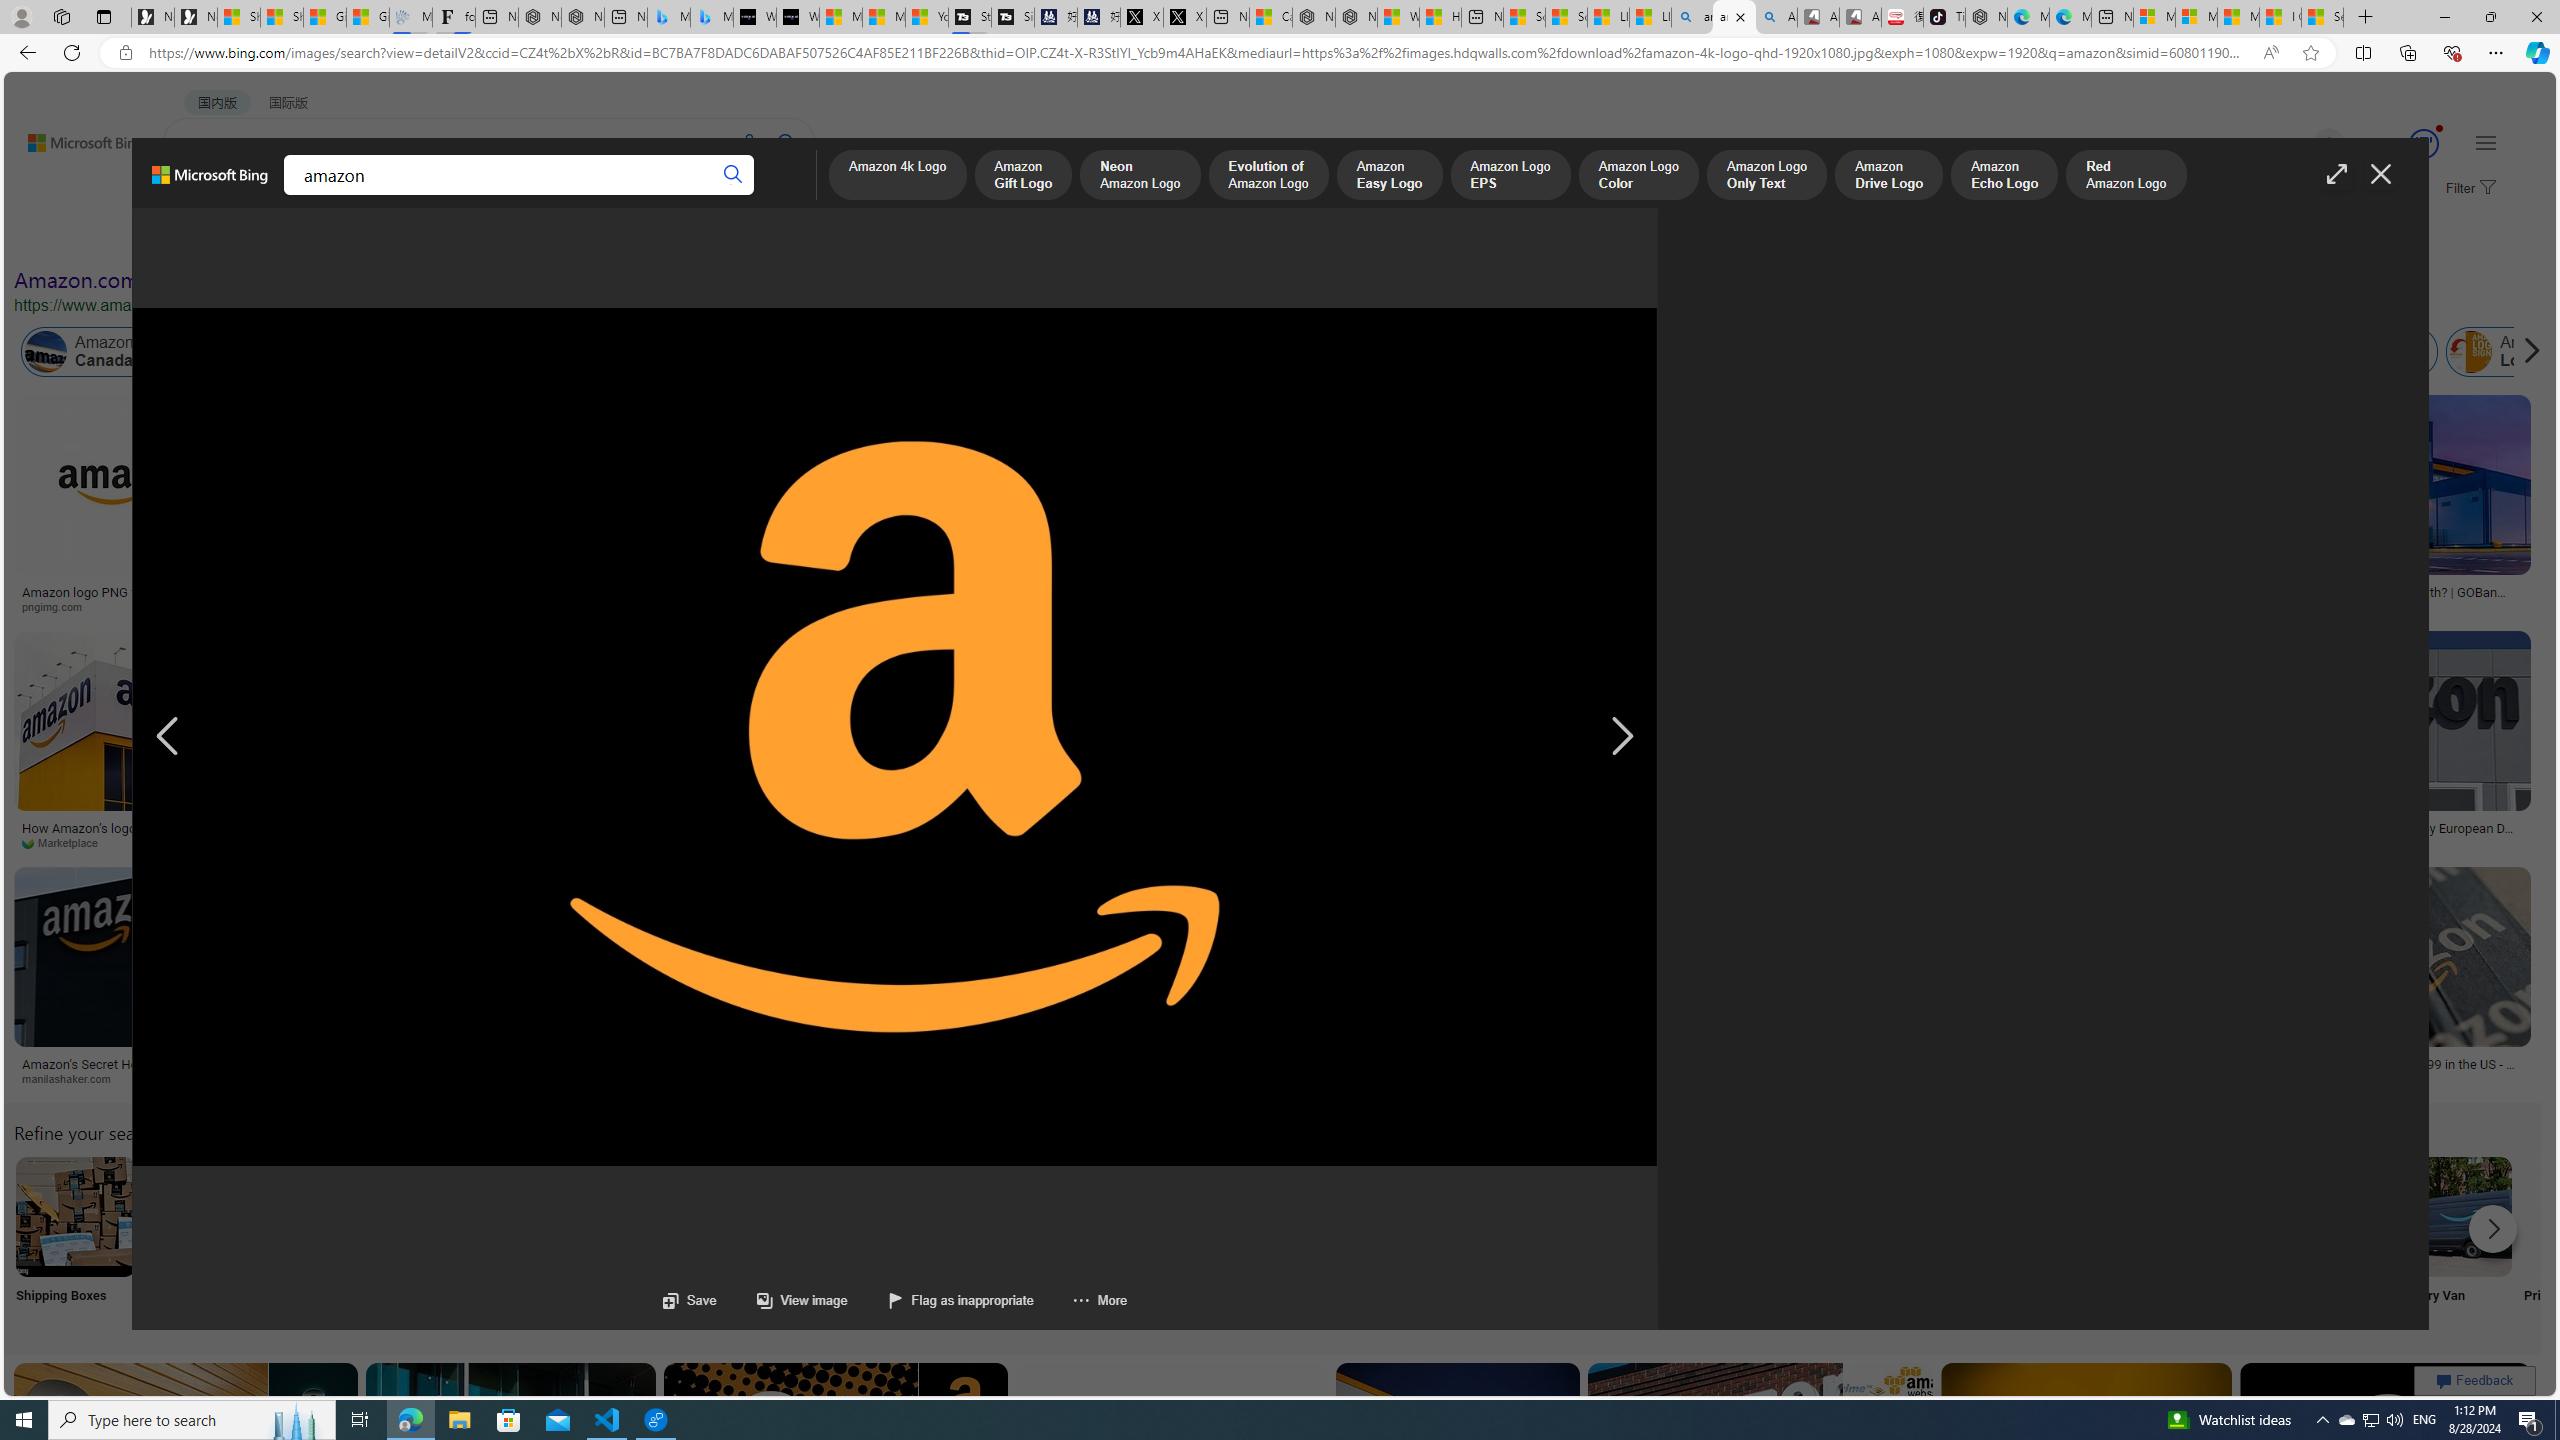 This screenshot has height=1440, width=2560. What do you see at coordinates (195, 16) in the screenshot?
I see `'Newsletter Sign Up'` at bounding box center [195, 16].